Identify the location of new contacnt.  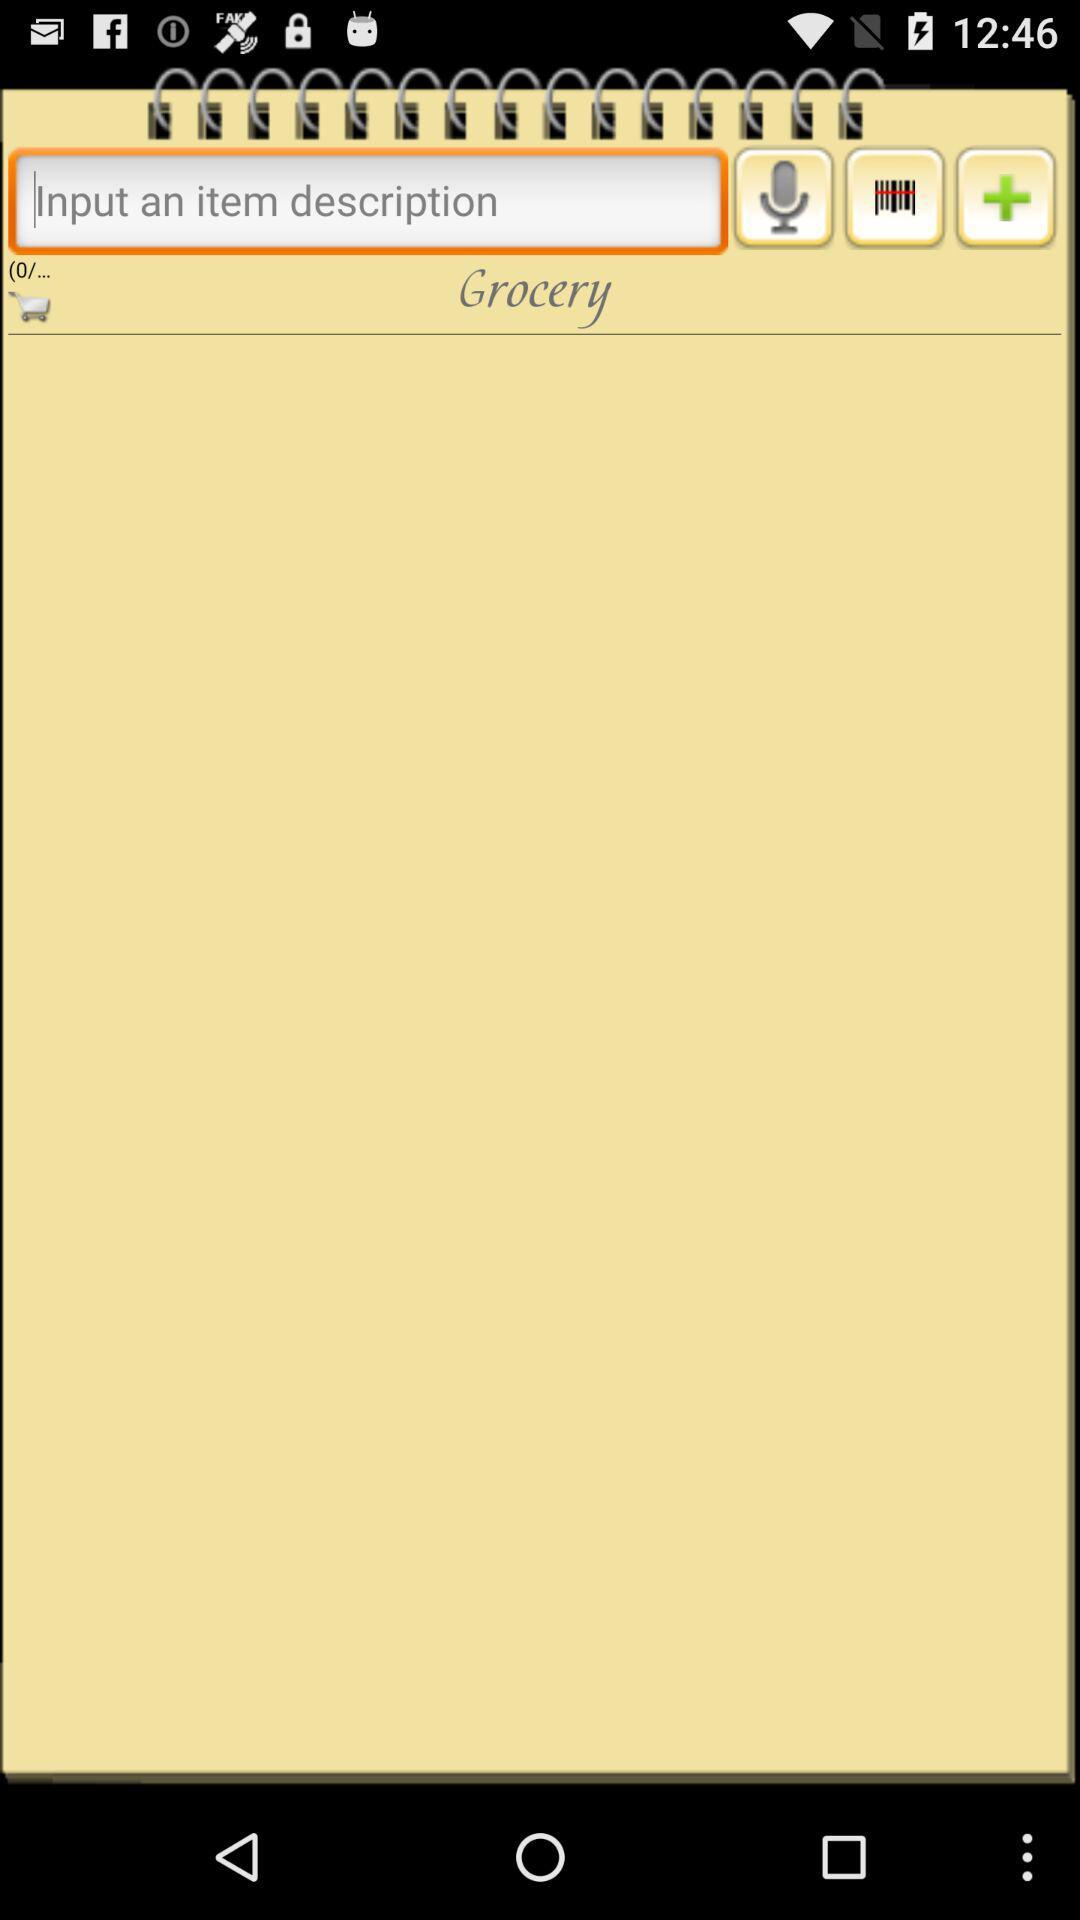
(1005, 197).